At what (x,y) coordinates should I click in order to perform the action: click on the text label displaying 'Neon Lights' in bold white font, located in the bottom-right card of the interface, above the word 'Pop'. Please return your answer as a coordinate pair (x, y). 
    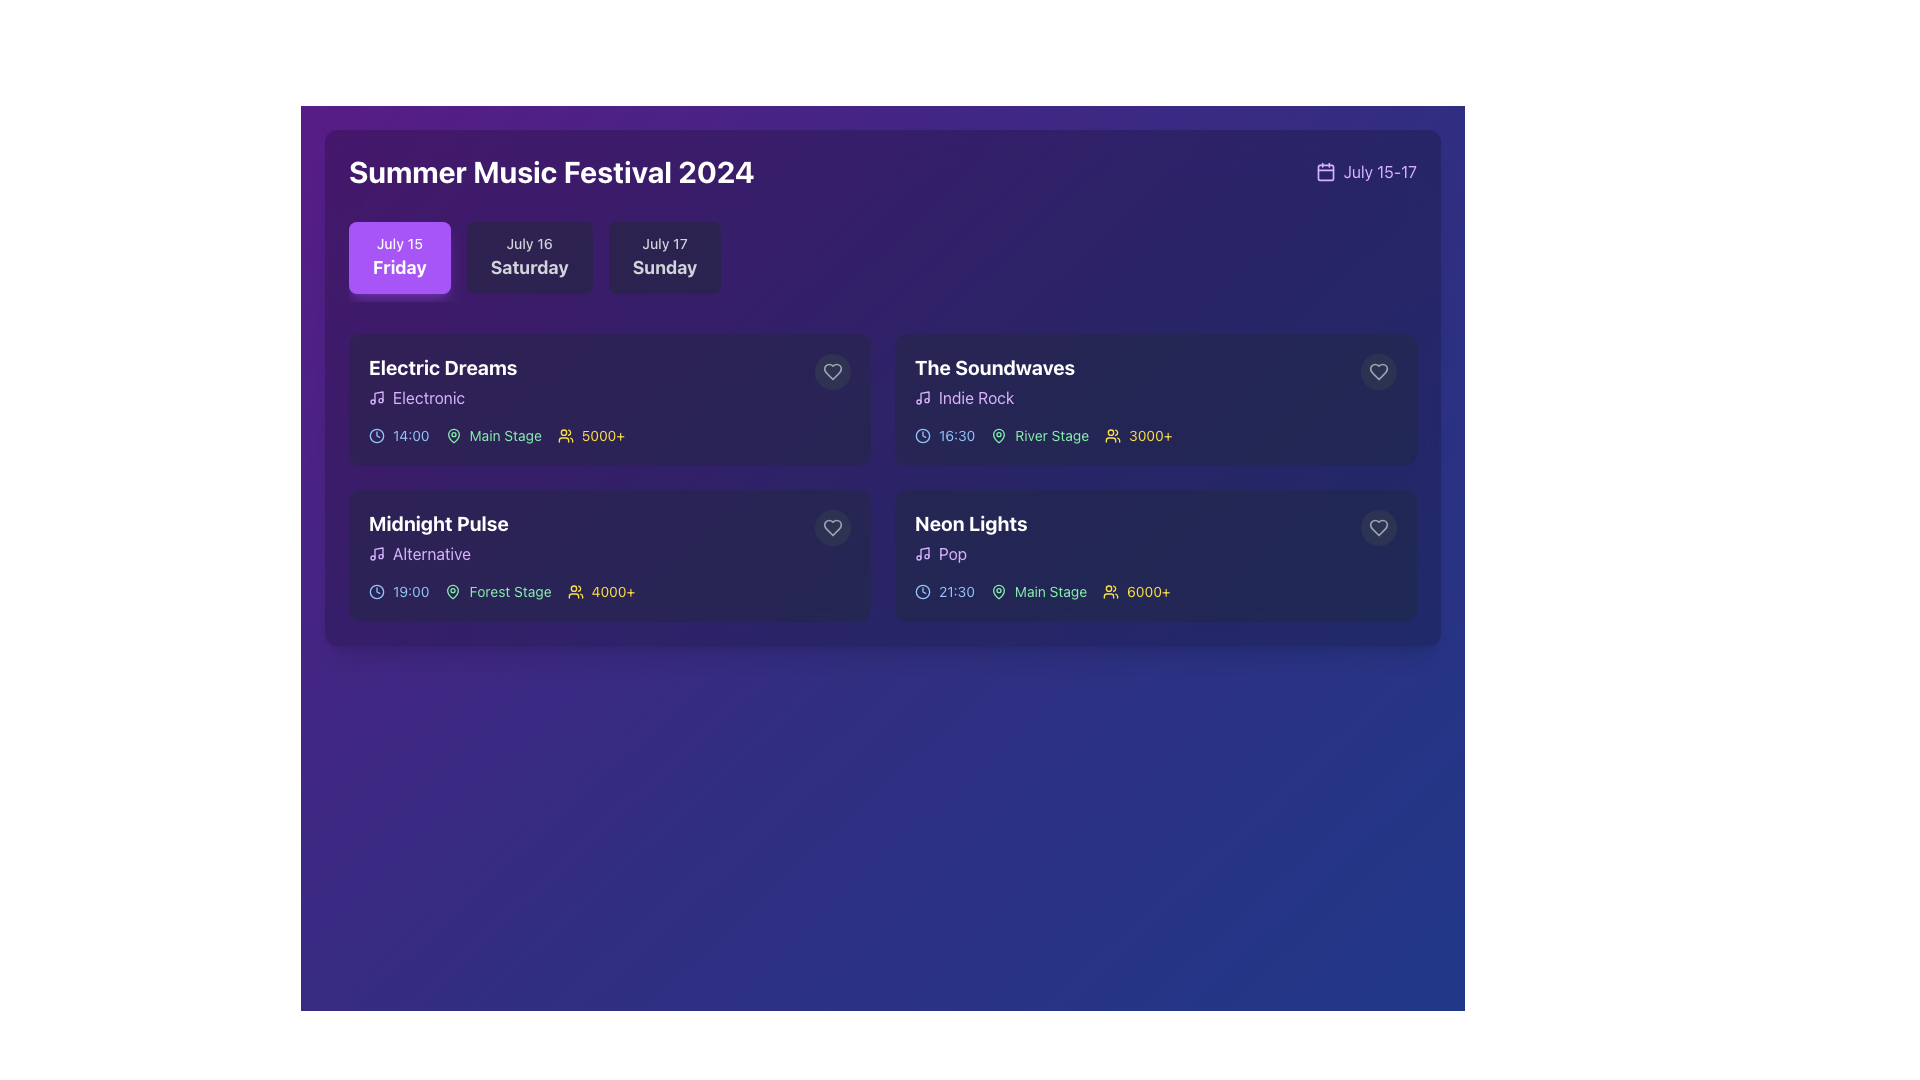
    Looking at the image, I should click on (971, 536).